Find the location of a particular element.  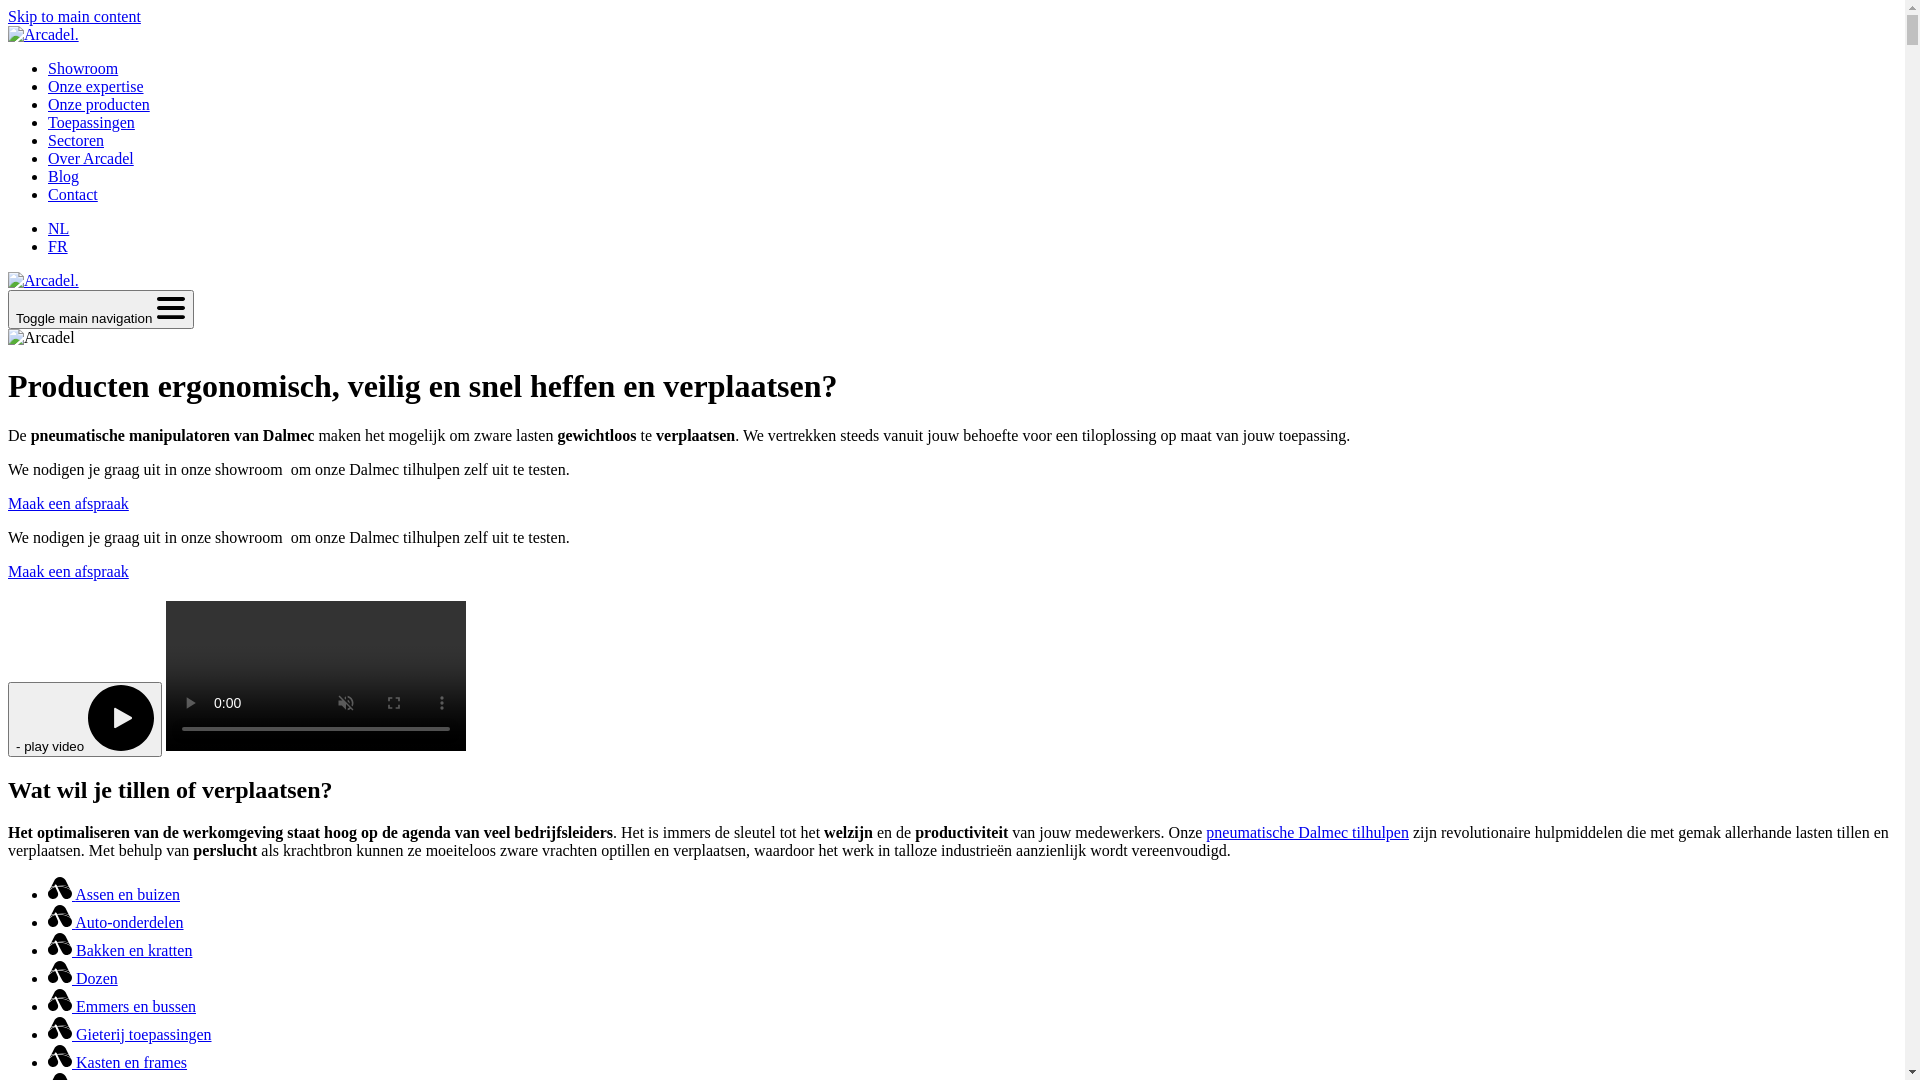

'Emmers en bussen' is located at coordinates (120, 1006).